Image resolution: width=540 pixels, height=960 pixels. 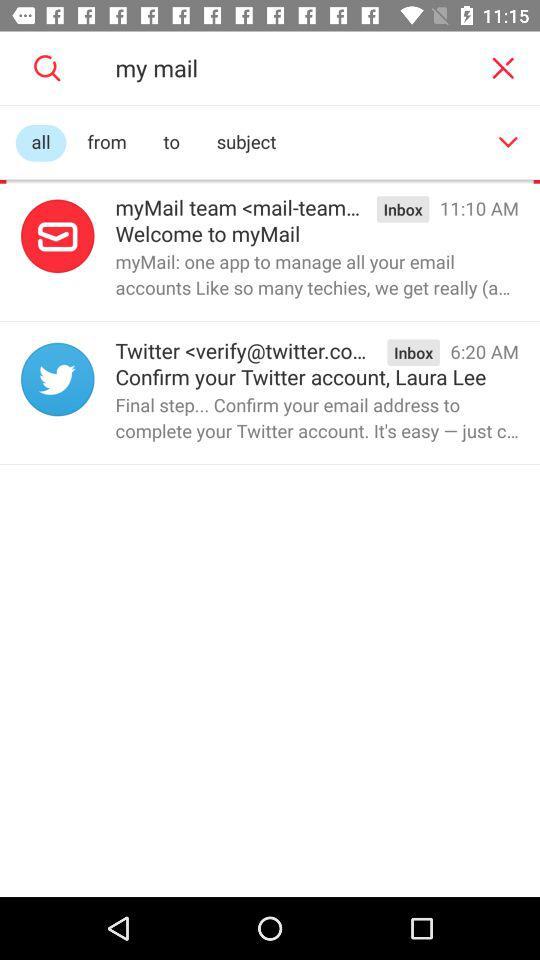 What do you see at coordinates (246, 142) in the screenshot?
I see `subject` at bounding box center [246, 142].